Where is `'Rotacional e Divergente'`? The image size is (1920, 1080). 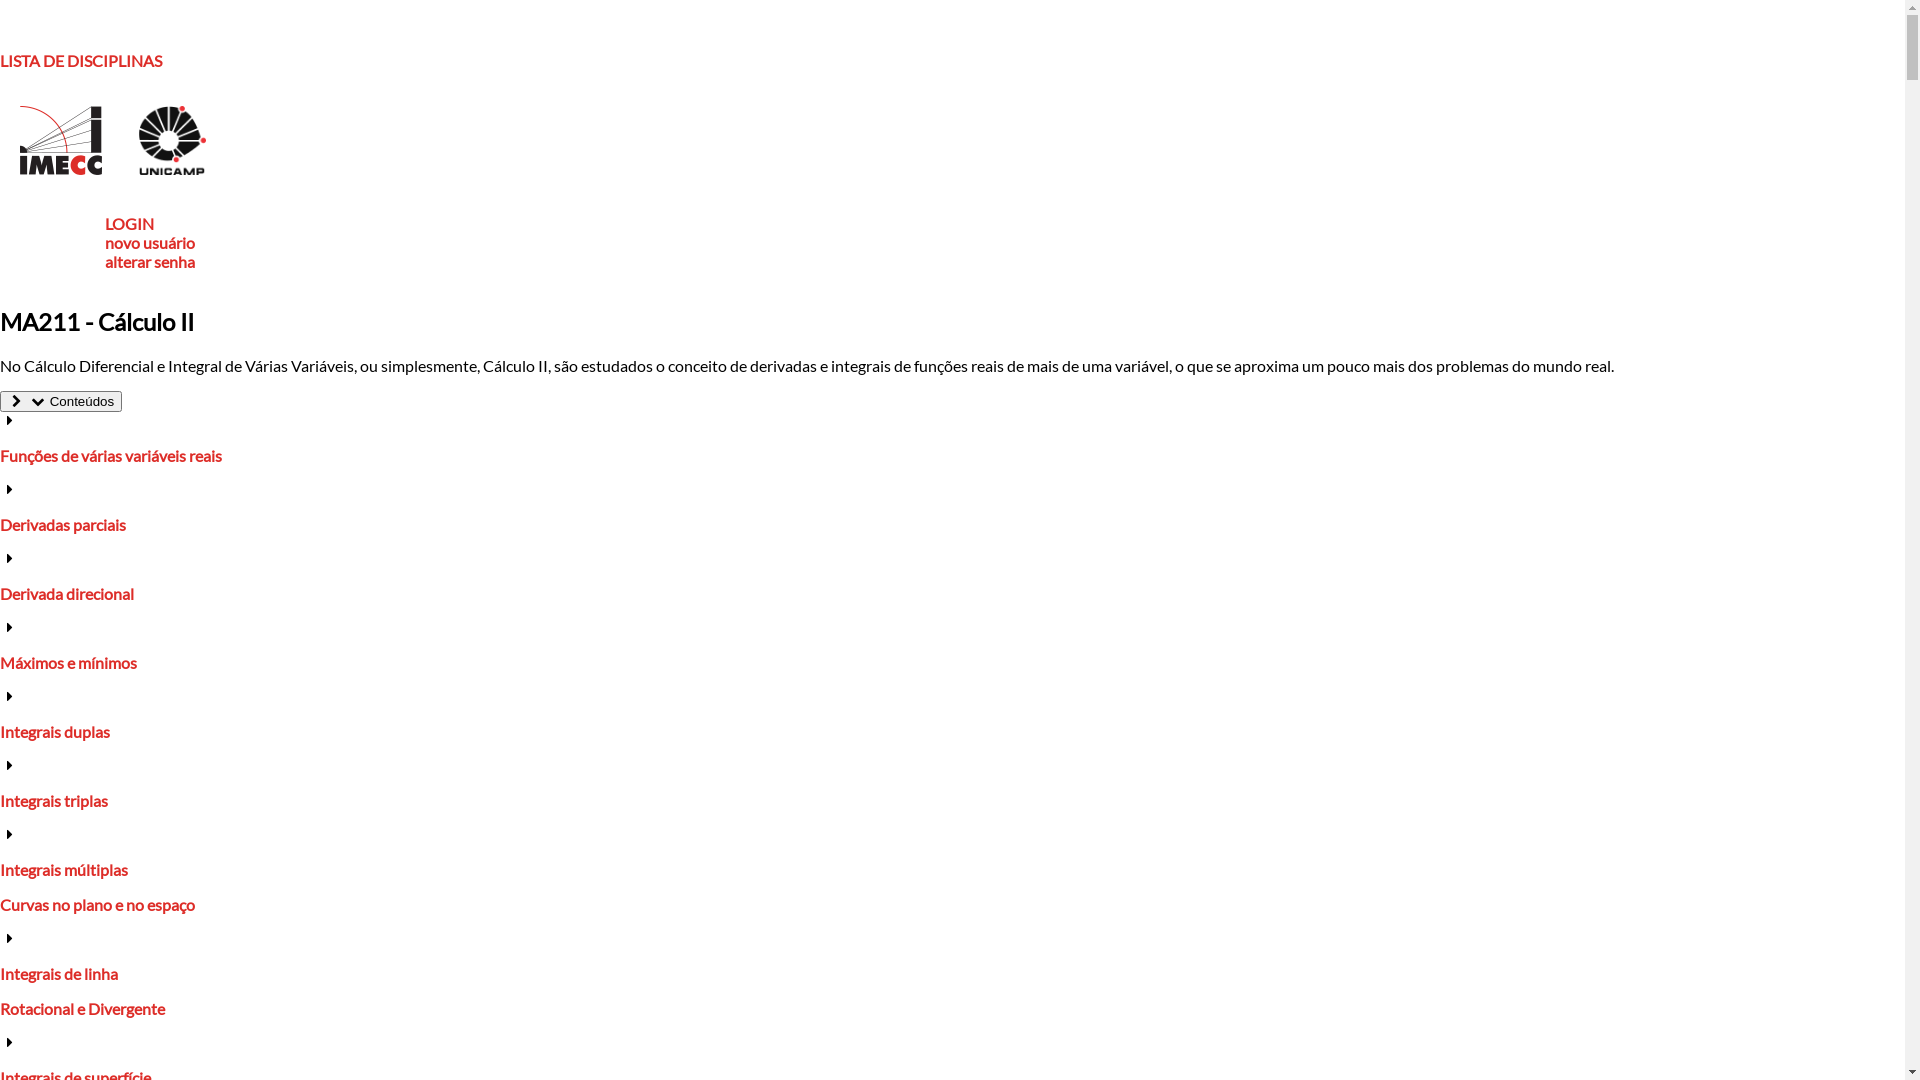 'Rotacional e Divergente' is located at coordinates (81, 1008).